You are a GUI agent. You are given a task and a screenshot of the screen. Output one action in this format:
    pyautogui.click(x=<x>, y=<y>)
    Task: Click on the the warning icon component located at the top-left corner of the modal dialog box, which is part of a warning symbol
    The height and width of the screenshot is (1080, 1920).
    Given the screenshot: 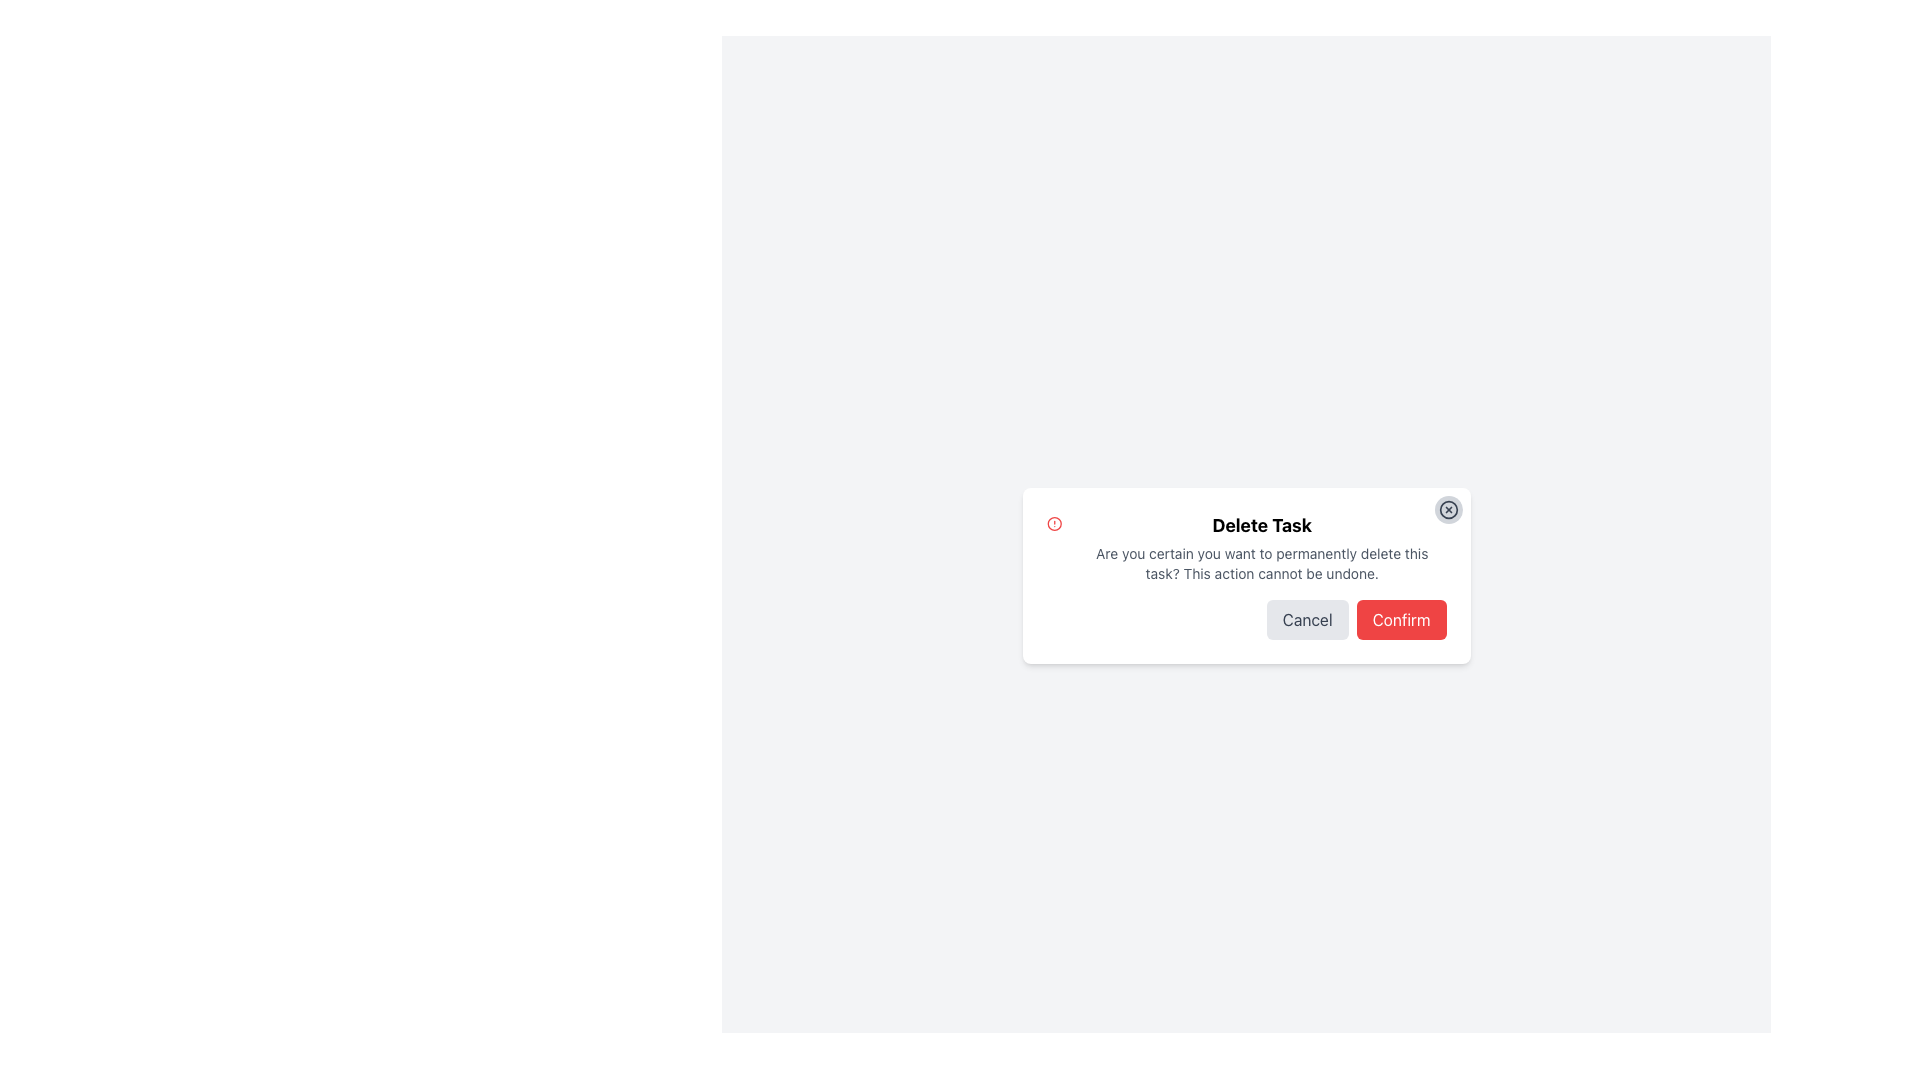 What is the action you would take?
    pyautogui.click(x=1053, y=523)
    